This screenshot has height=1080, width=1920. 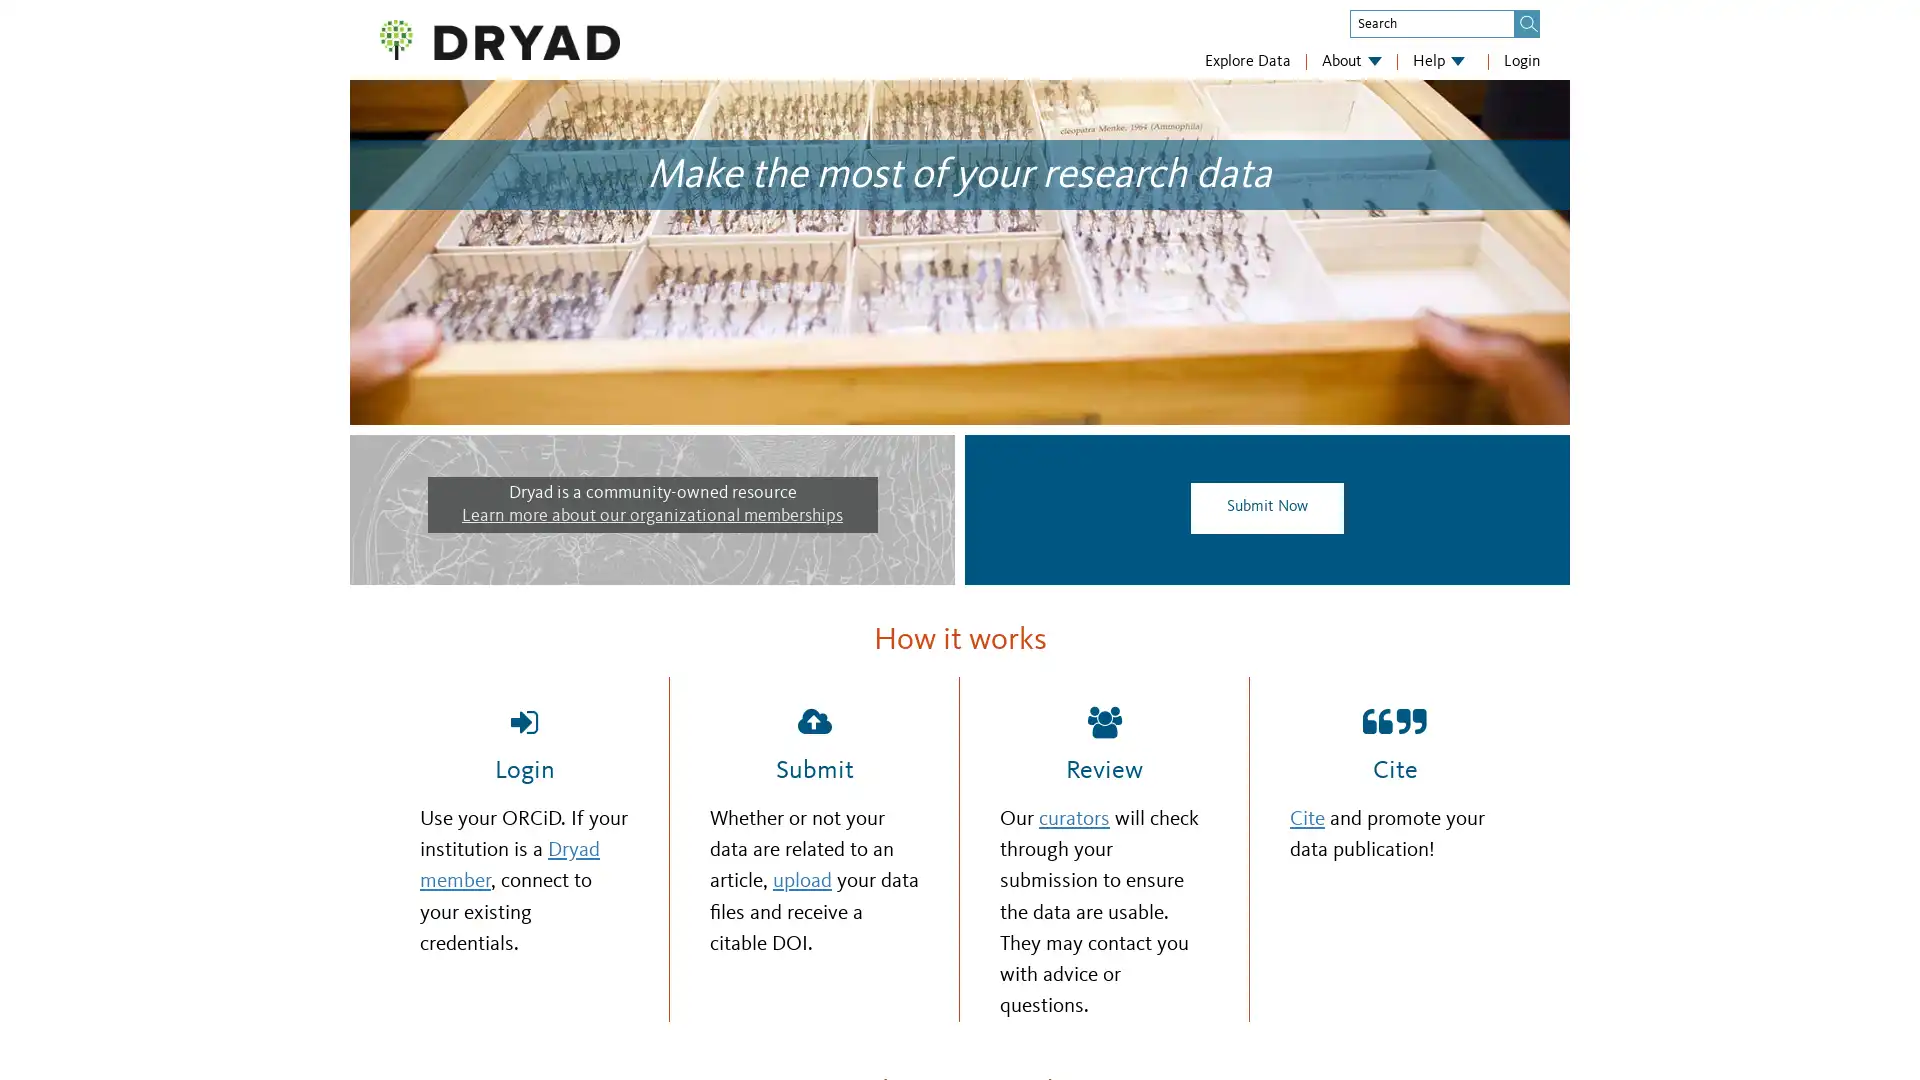 What do you see at coordinates (1352, 60) in the screenshot?
I see `About` at bounding box center [1352, 60].